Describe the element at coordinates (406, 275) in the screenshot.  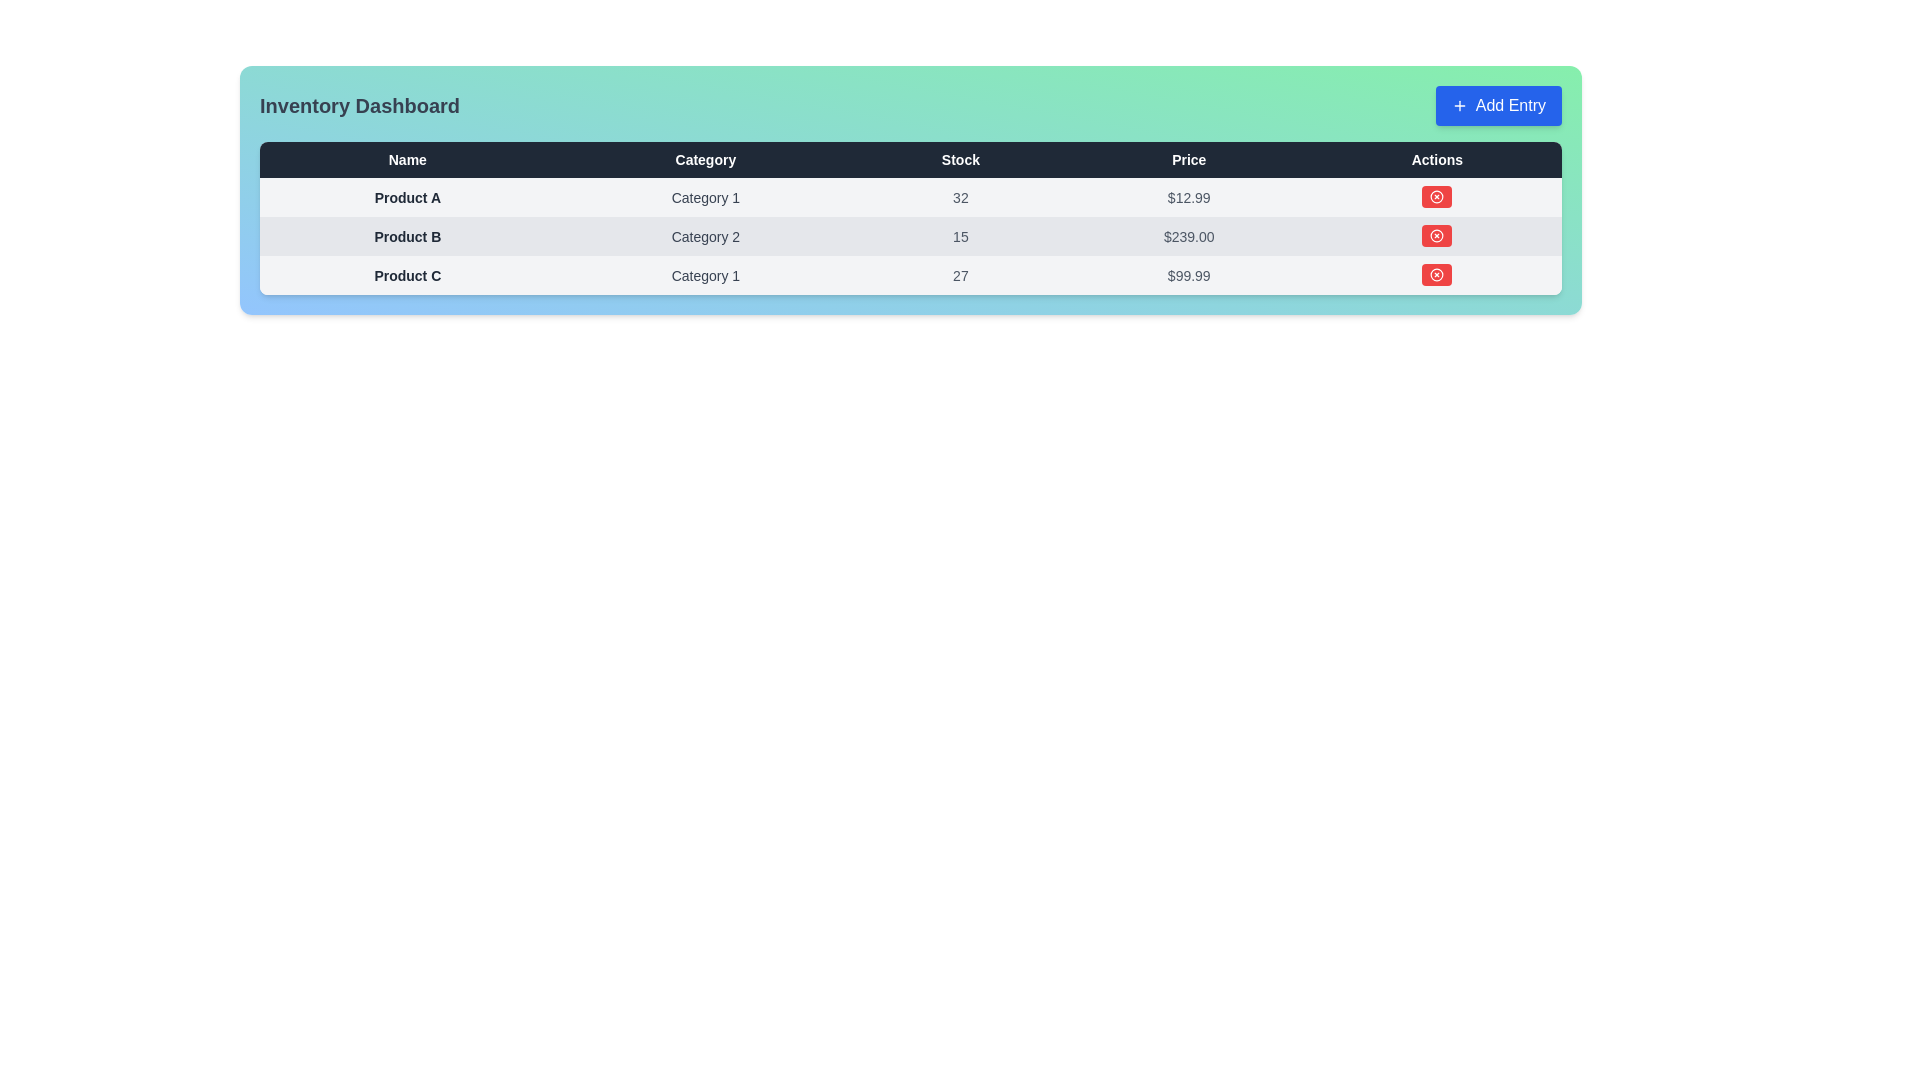
I see `the 'Name' text element in the third row of the inventory dashboard, which displays the product name` at that location.